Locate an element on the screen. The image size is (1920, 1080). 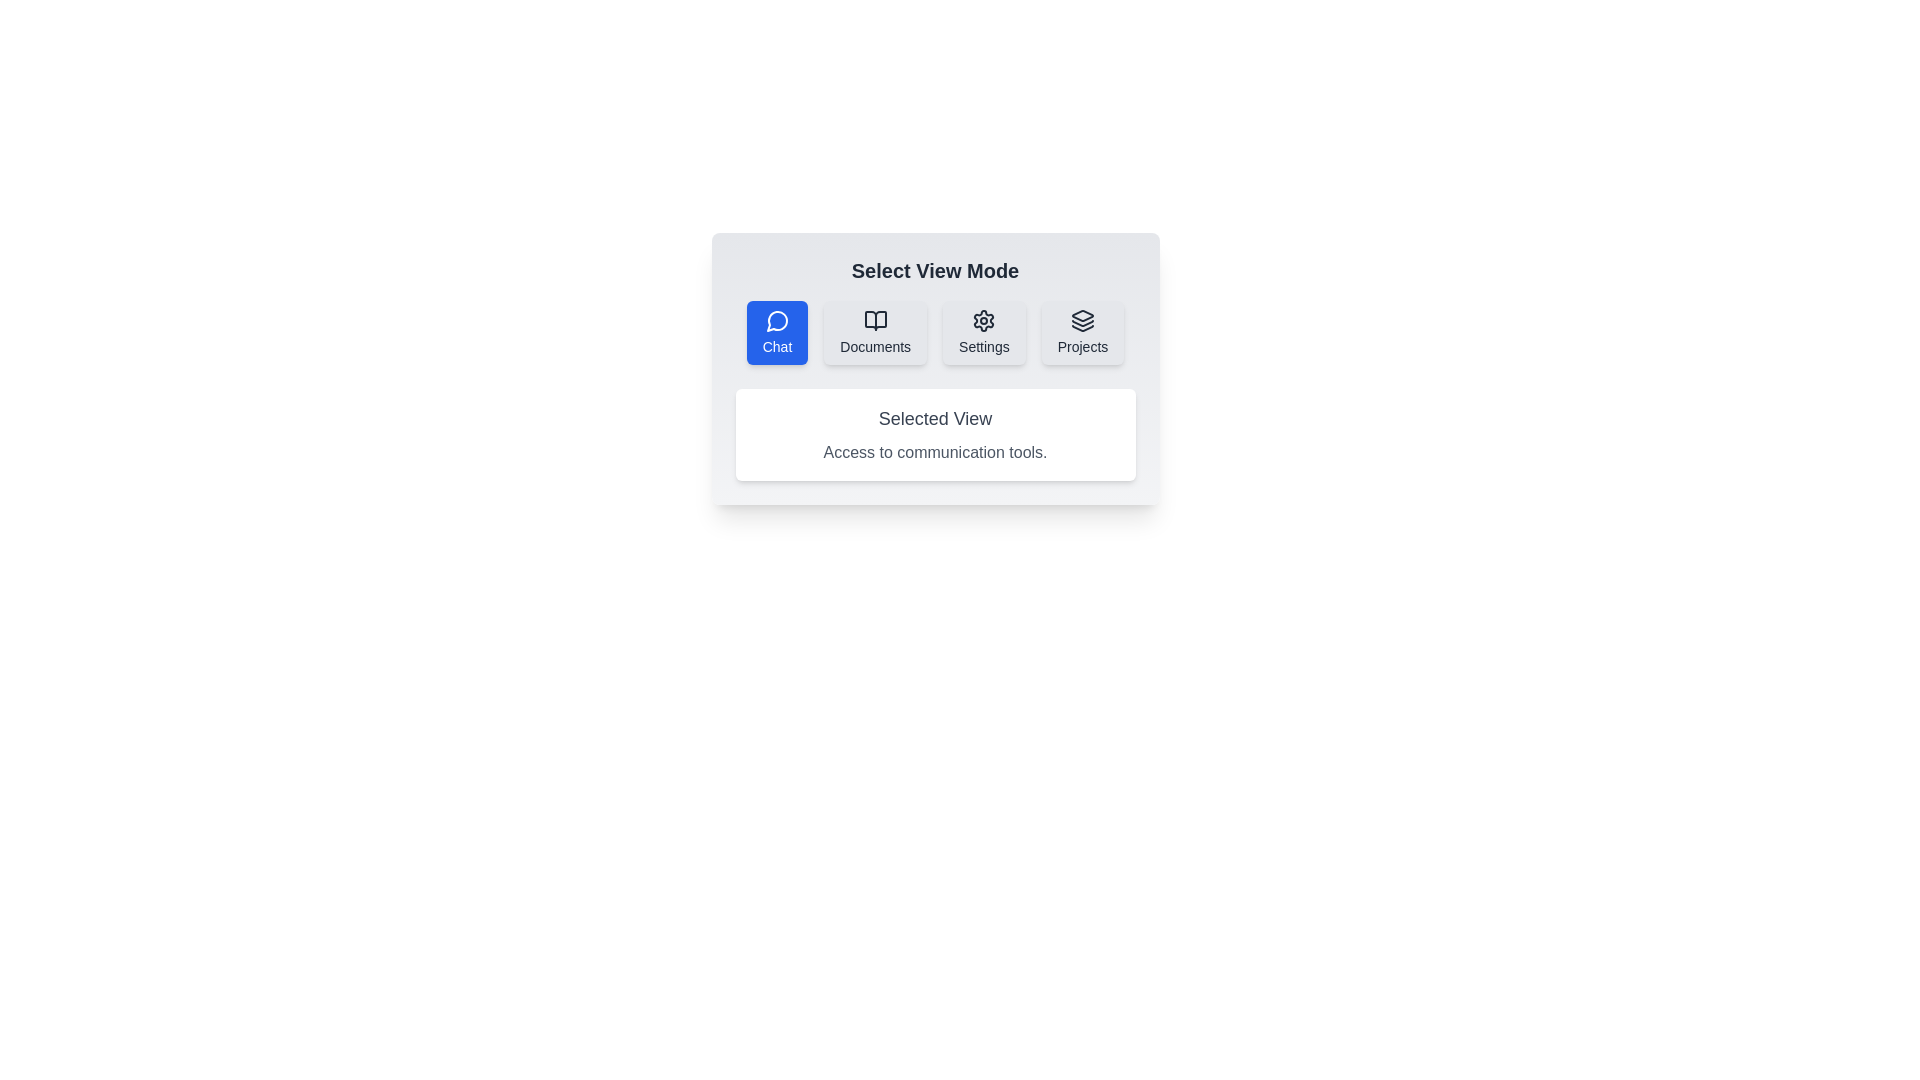
the view mode by clicking on the button corresponding to Projects is located at coordinates (1082, 331).